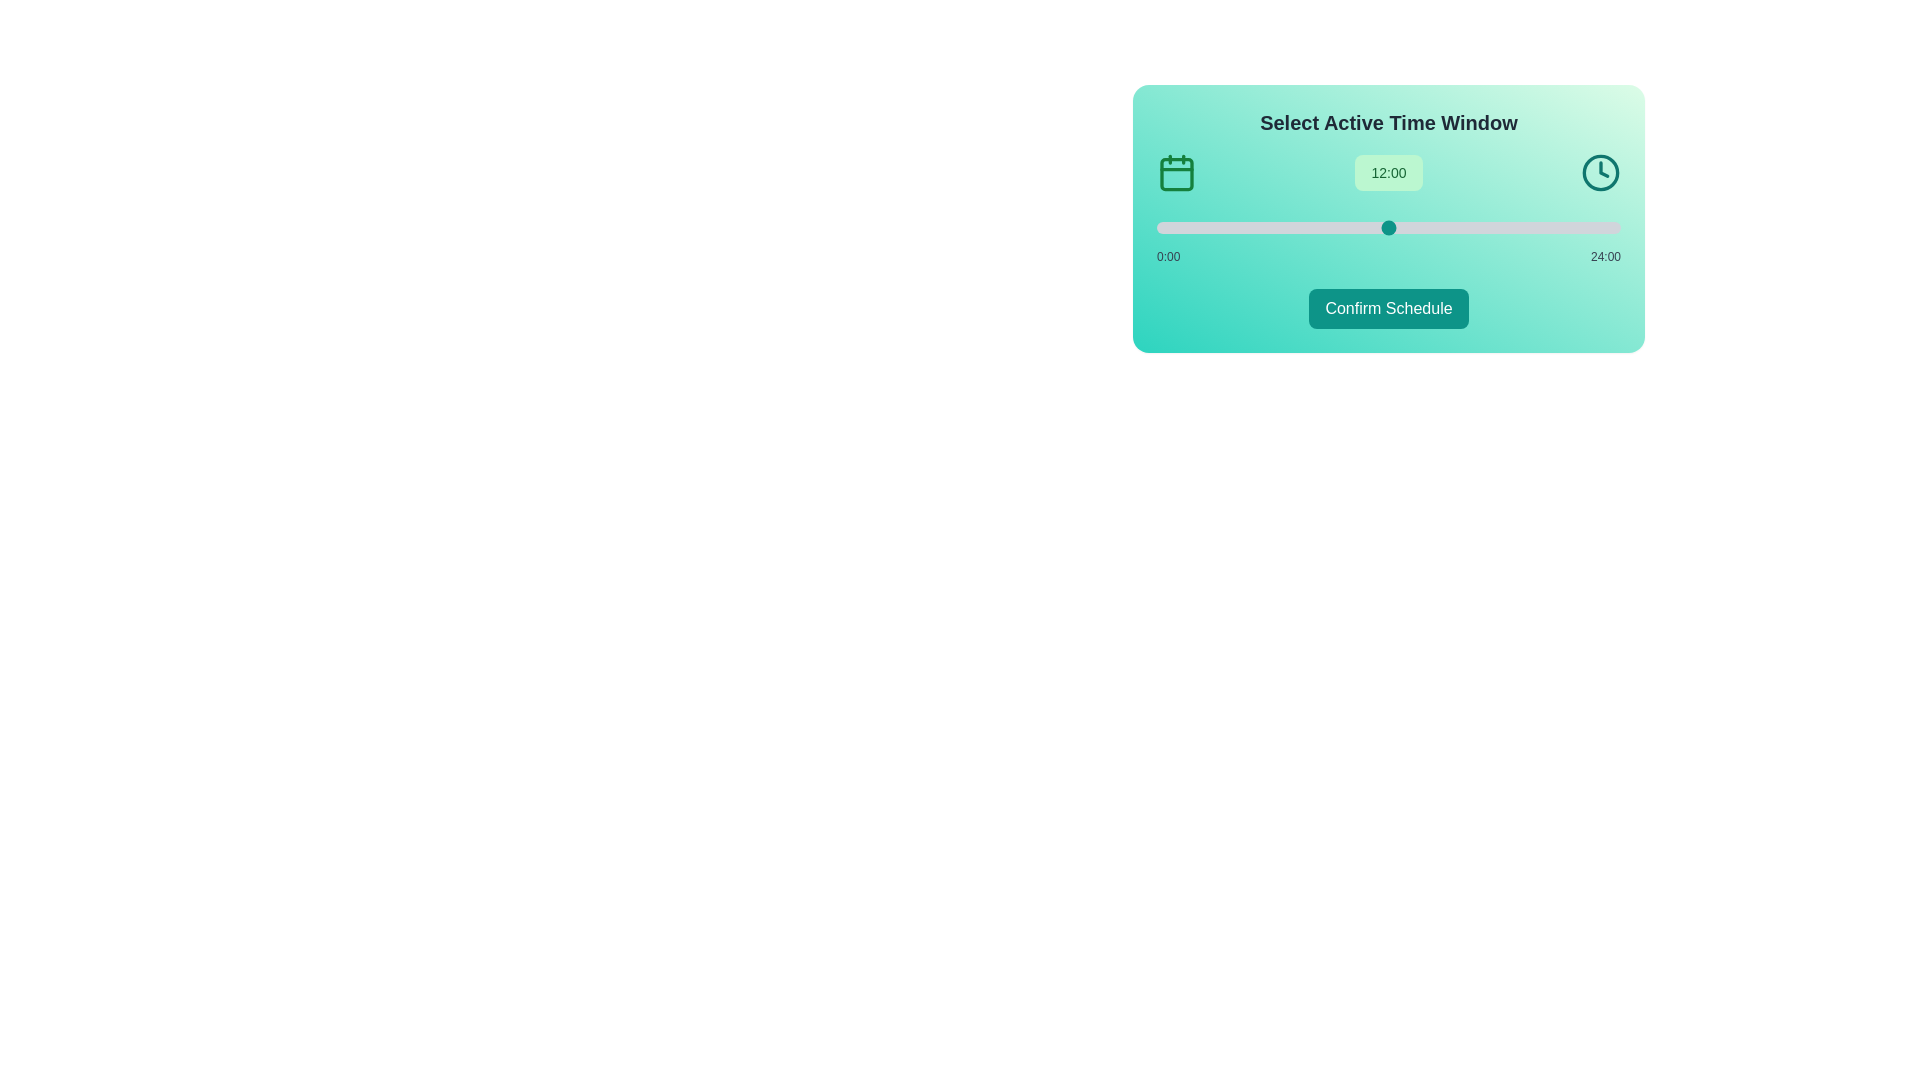 This screenshot has height=1080, width=1920. Describe the element at coordinates (1387, 308) in the screenshot. I see `the 'Confirm Schedule' button to confirm the selected time` at that location.